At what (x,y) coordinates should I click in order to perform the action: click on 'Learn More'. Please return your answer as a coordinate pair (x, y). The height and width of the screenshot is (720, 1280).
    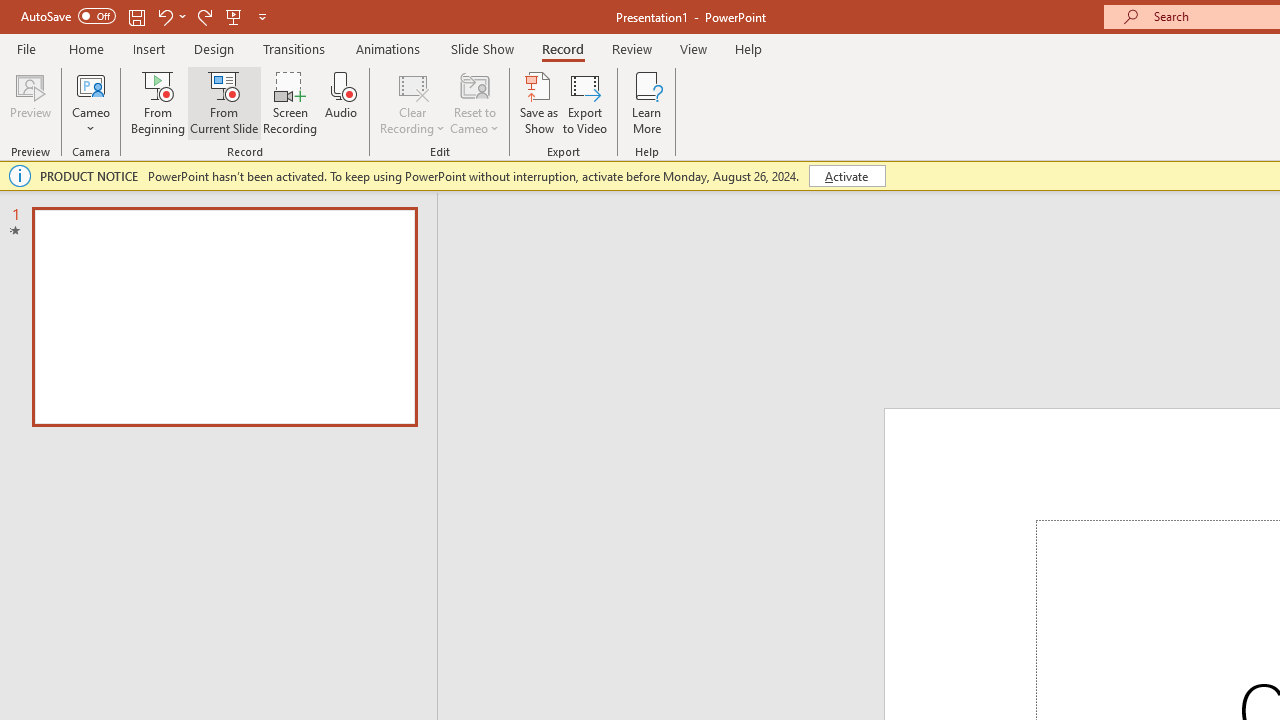
    Looking at the image, I should click on (647, 103).